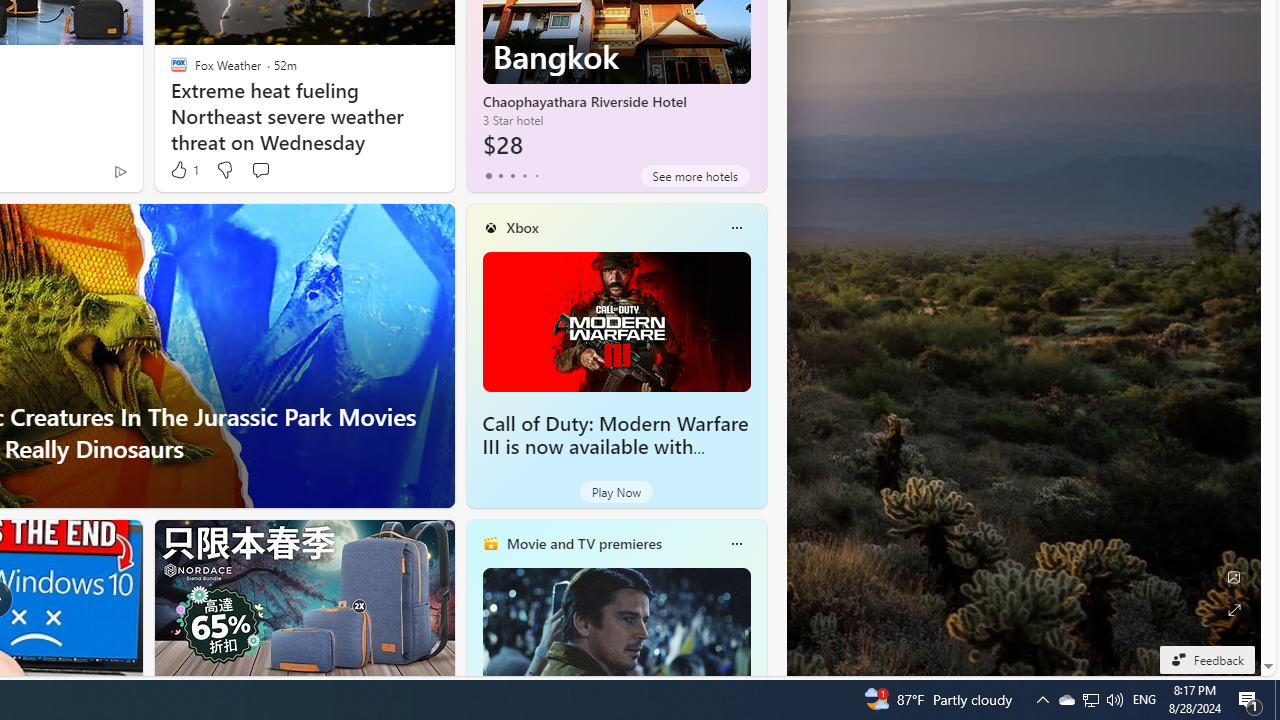  What do you see at coordinates (735, 543) in the screenshot?
I see `'Class: icon-img'` at bounding box center [735, 543].